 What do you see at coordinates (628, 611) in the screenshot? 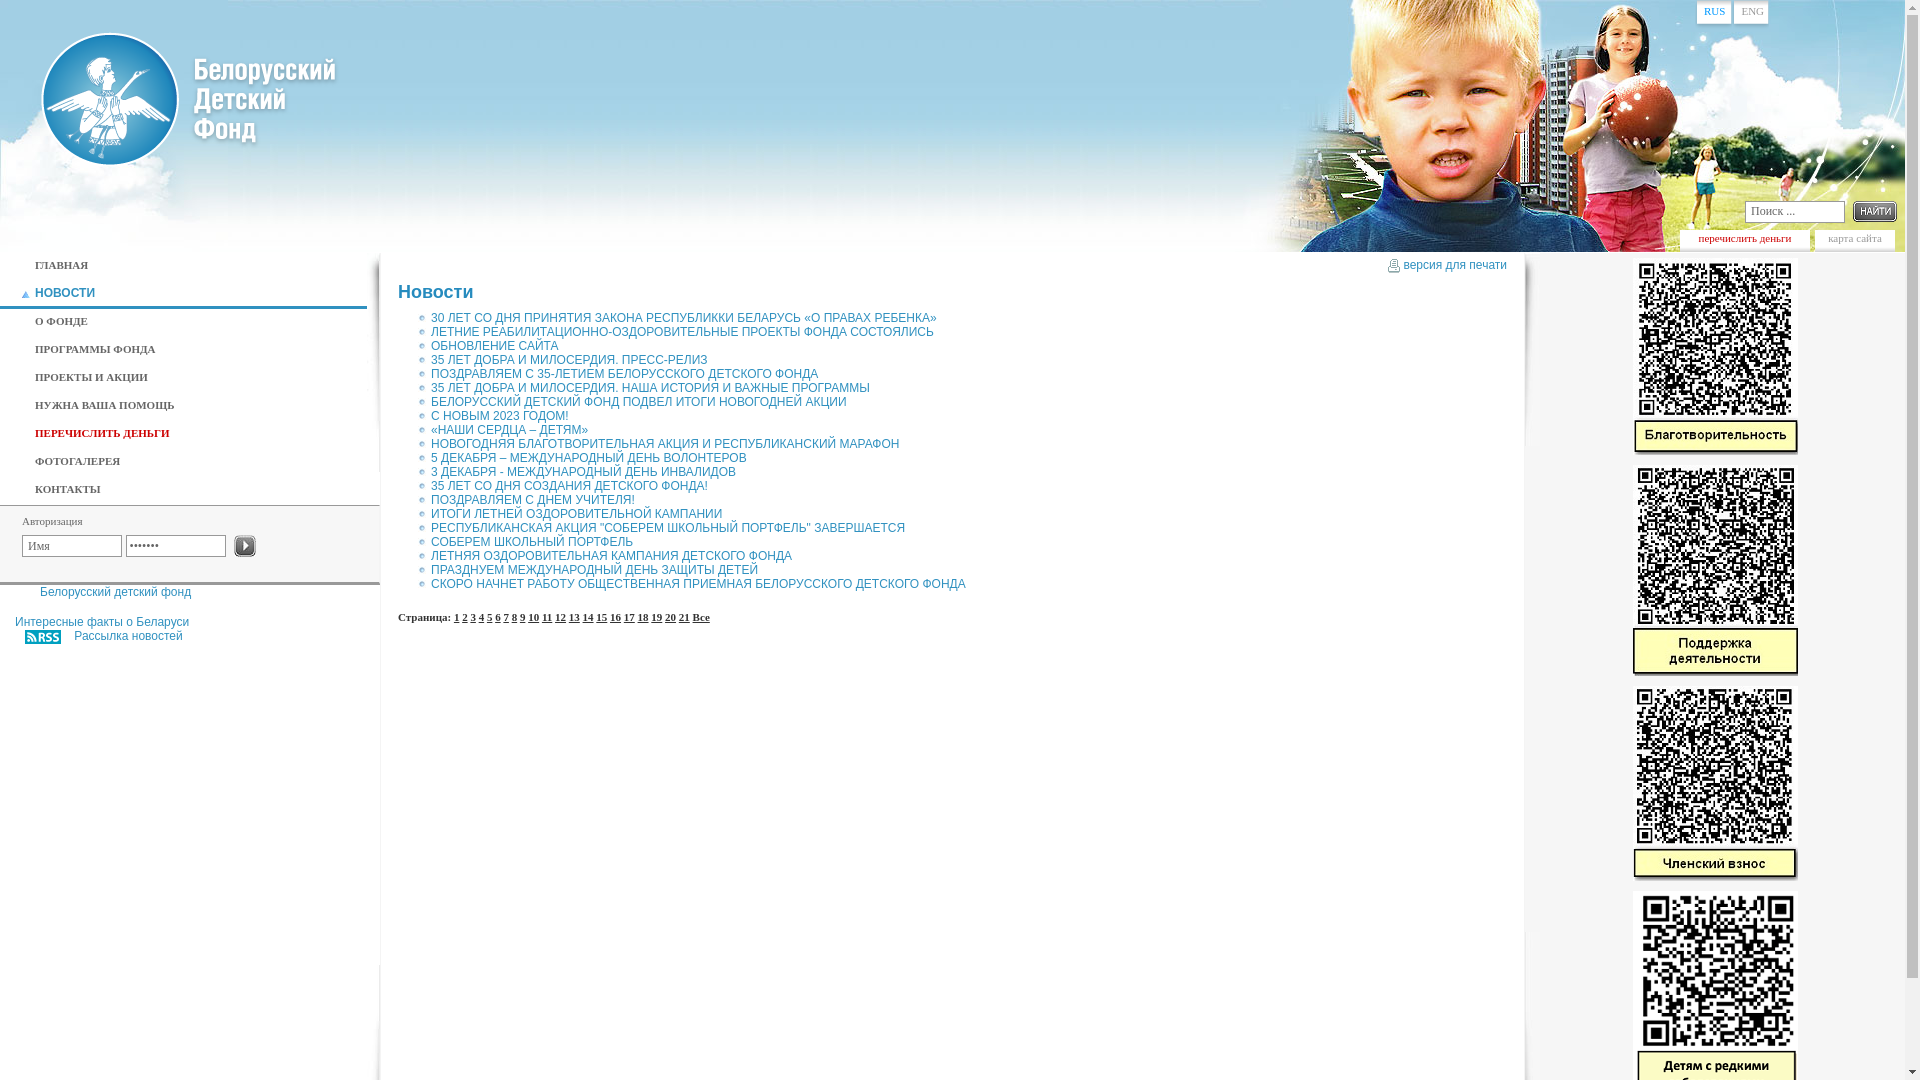
I see `'17'` at bounding box center [628, 611].